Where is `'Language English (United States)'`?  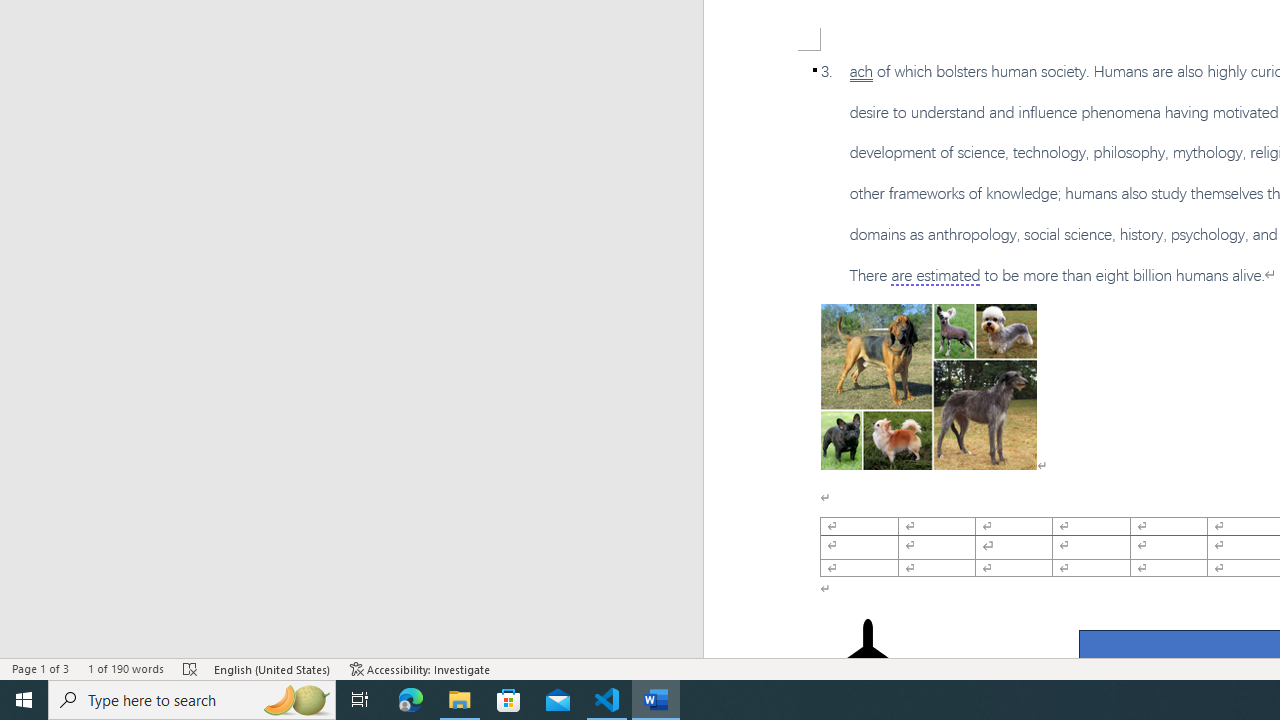
'Language English (United States)' is located at coordinates (272, 669).